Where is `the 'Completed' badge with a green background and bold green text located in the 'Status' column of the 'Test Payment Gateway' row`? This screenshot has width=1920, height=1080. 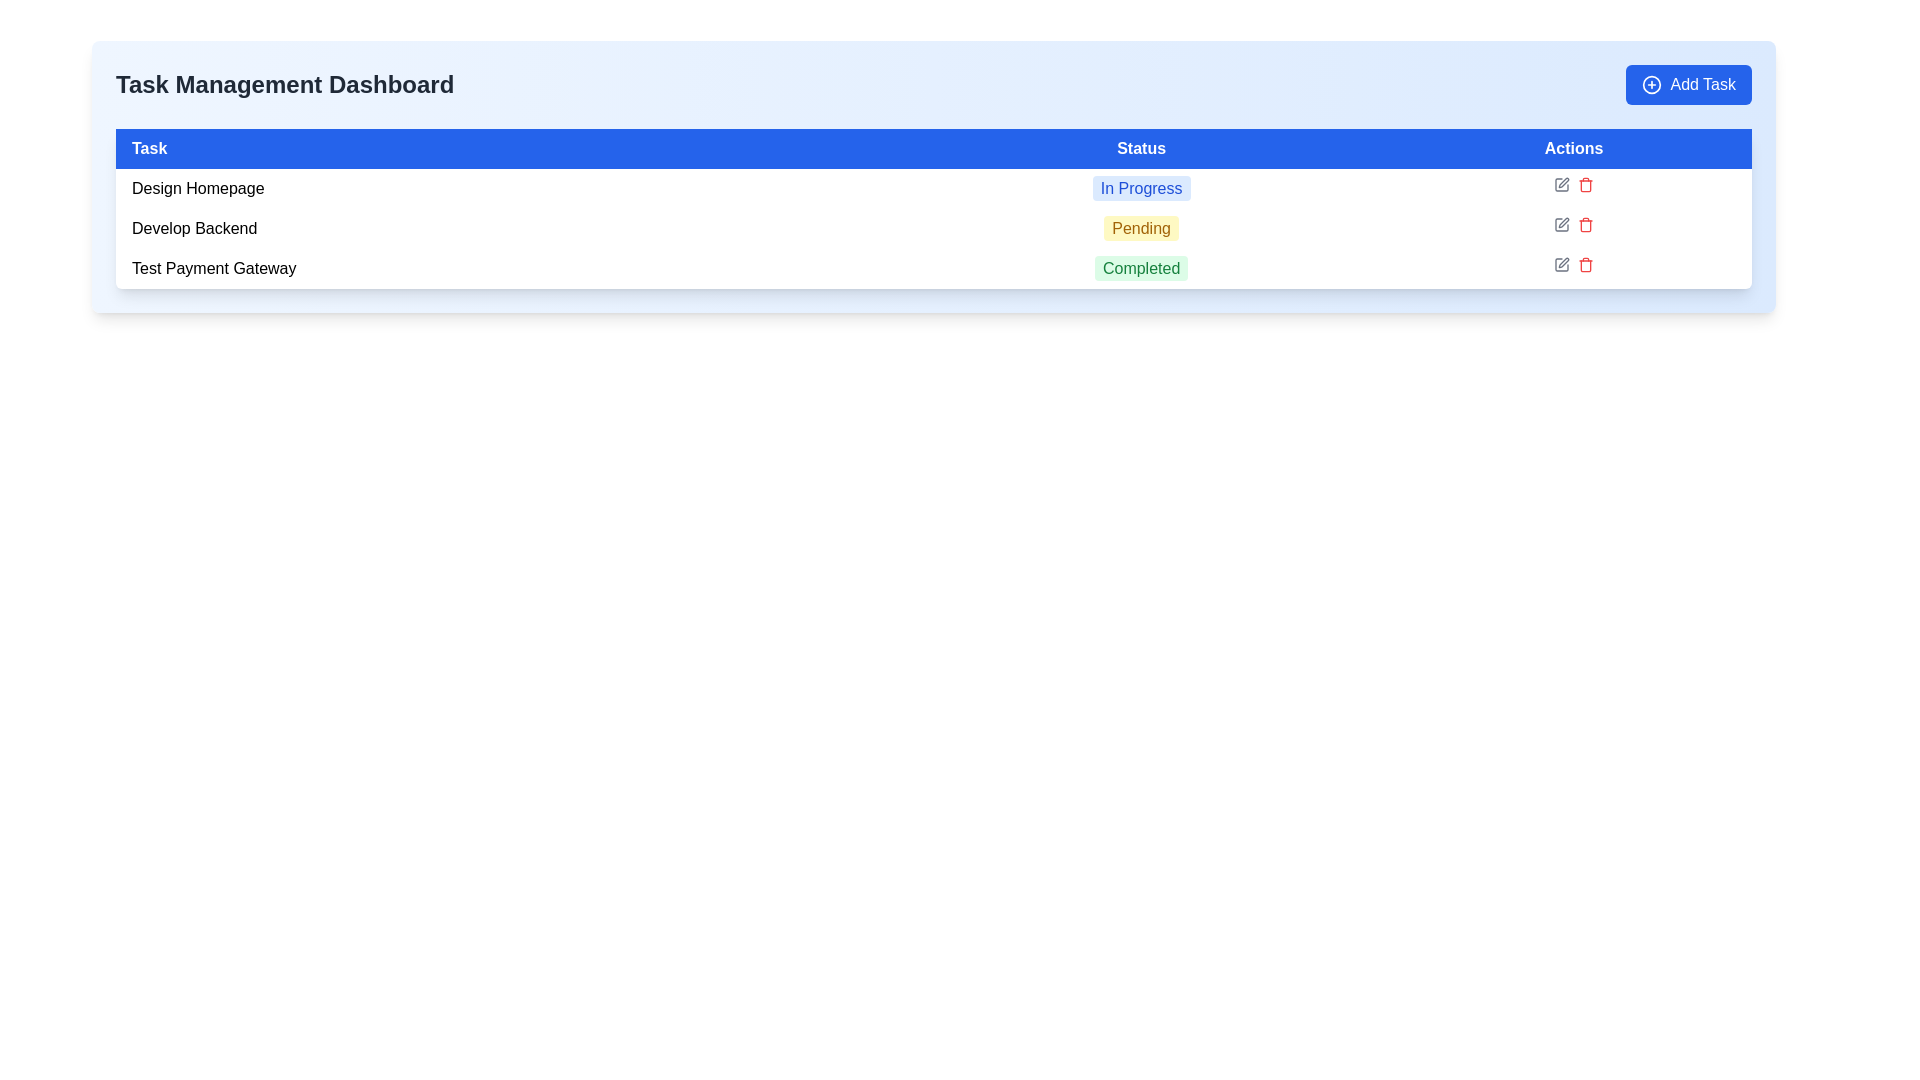 the 'Completed' badge with a green background and bold green text located in the 'Status' column of the 'Test Payment Gateway' row is located at coordinates (1141, 268).